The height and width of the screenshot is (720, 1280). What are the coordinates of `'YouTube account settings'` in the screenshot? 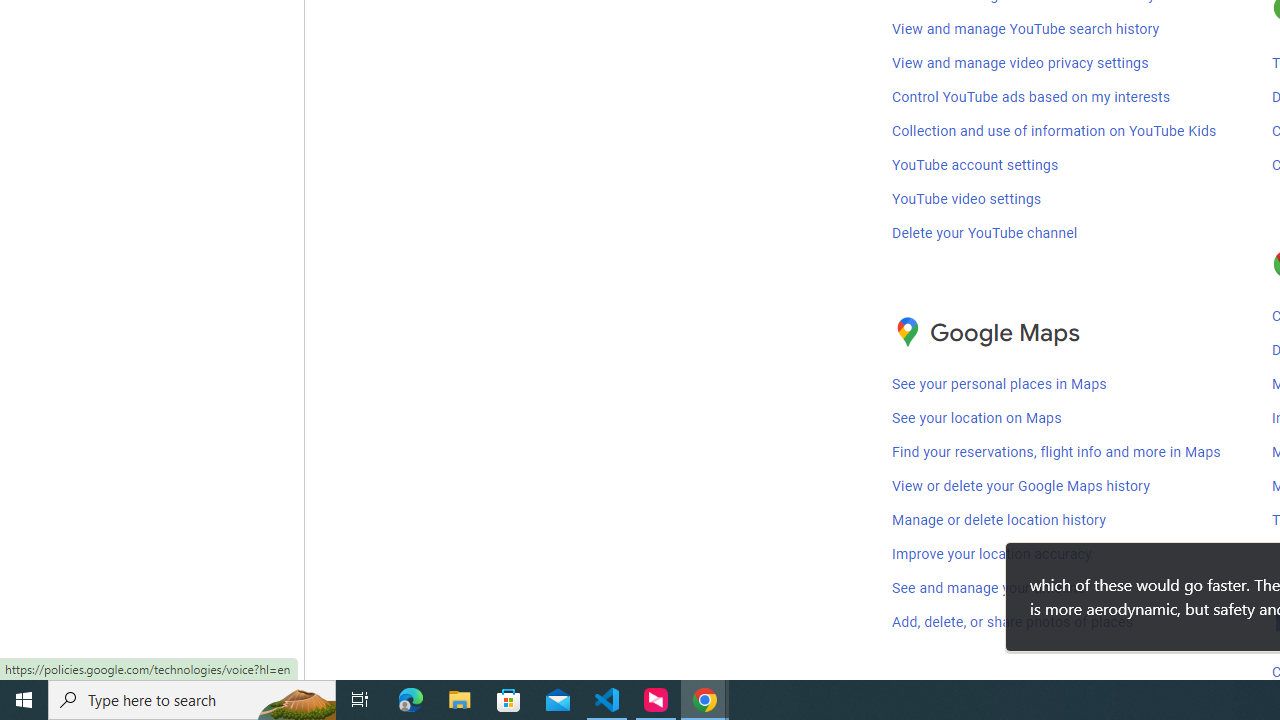 It's located at (975, 164).